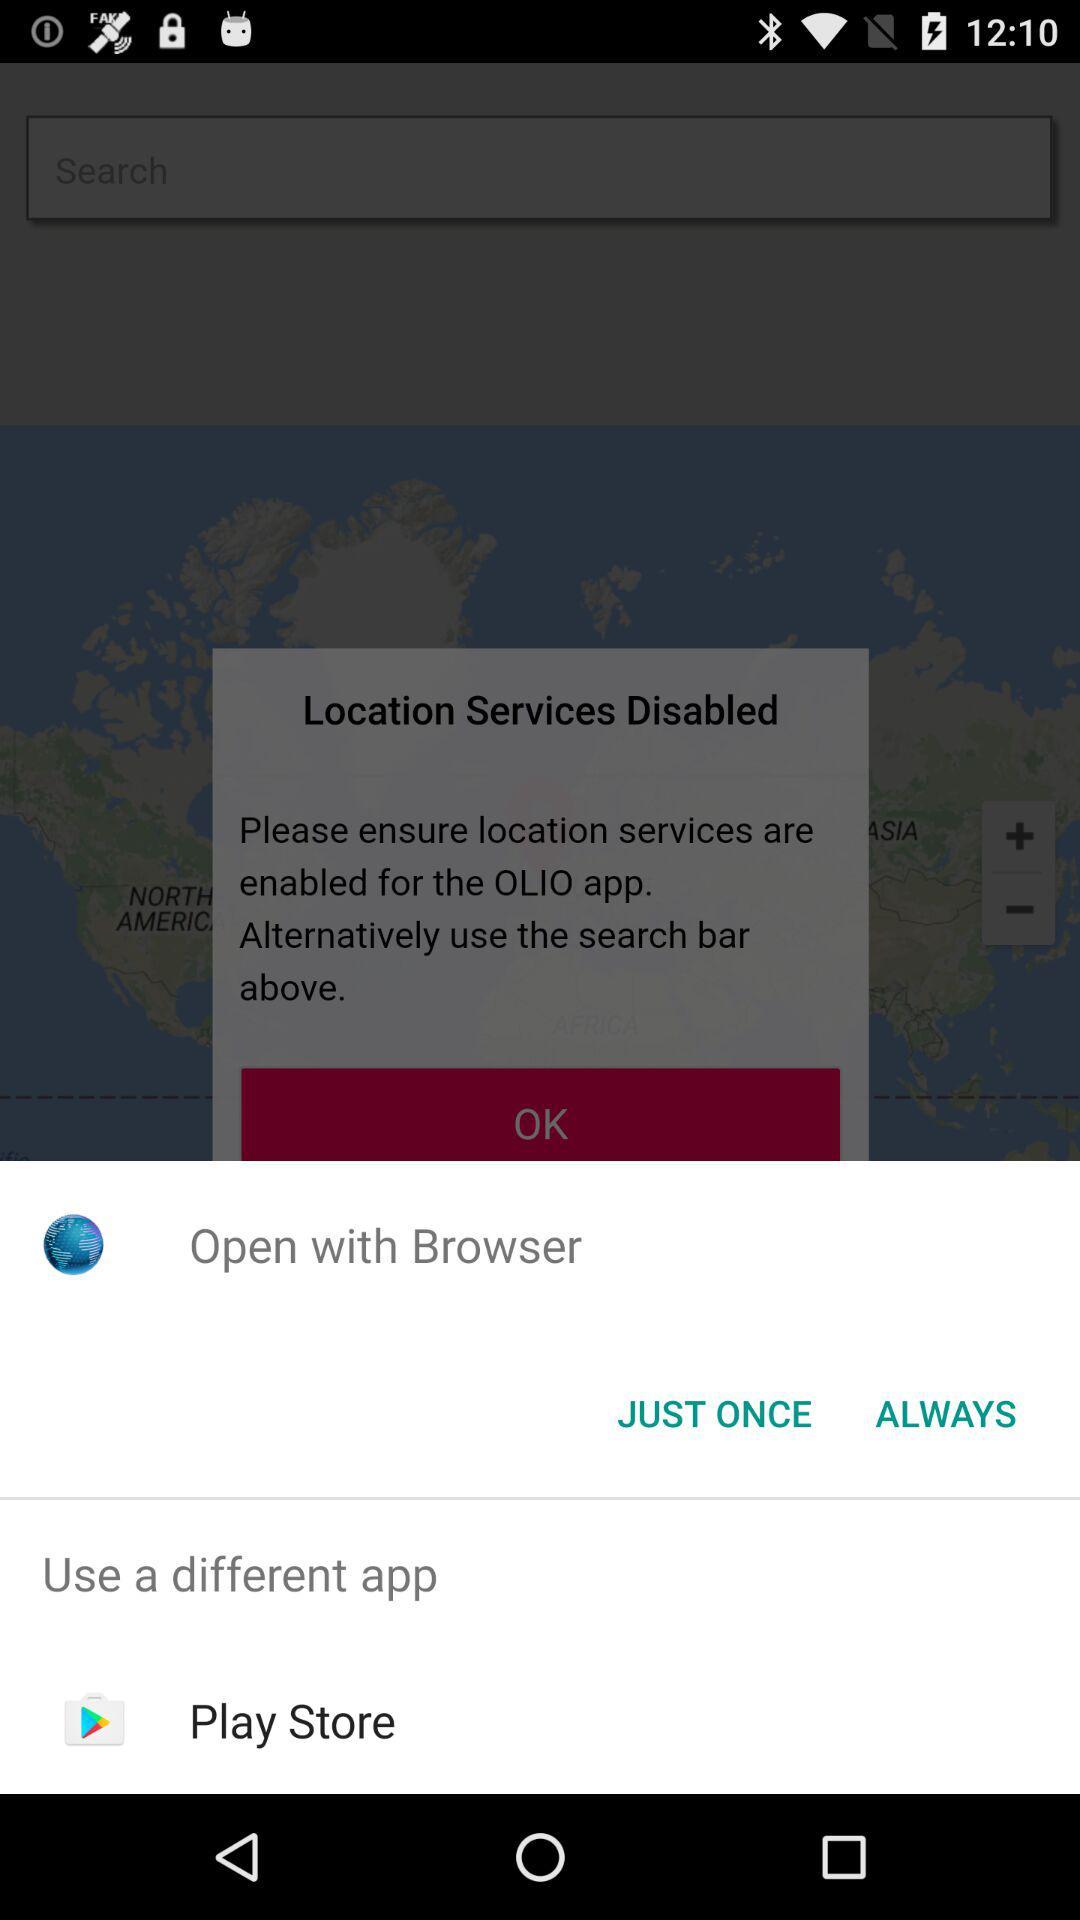  I want to click on play store app, so click(292, 1719).